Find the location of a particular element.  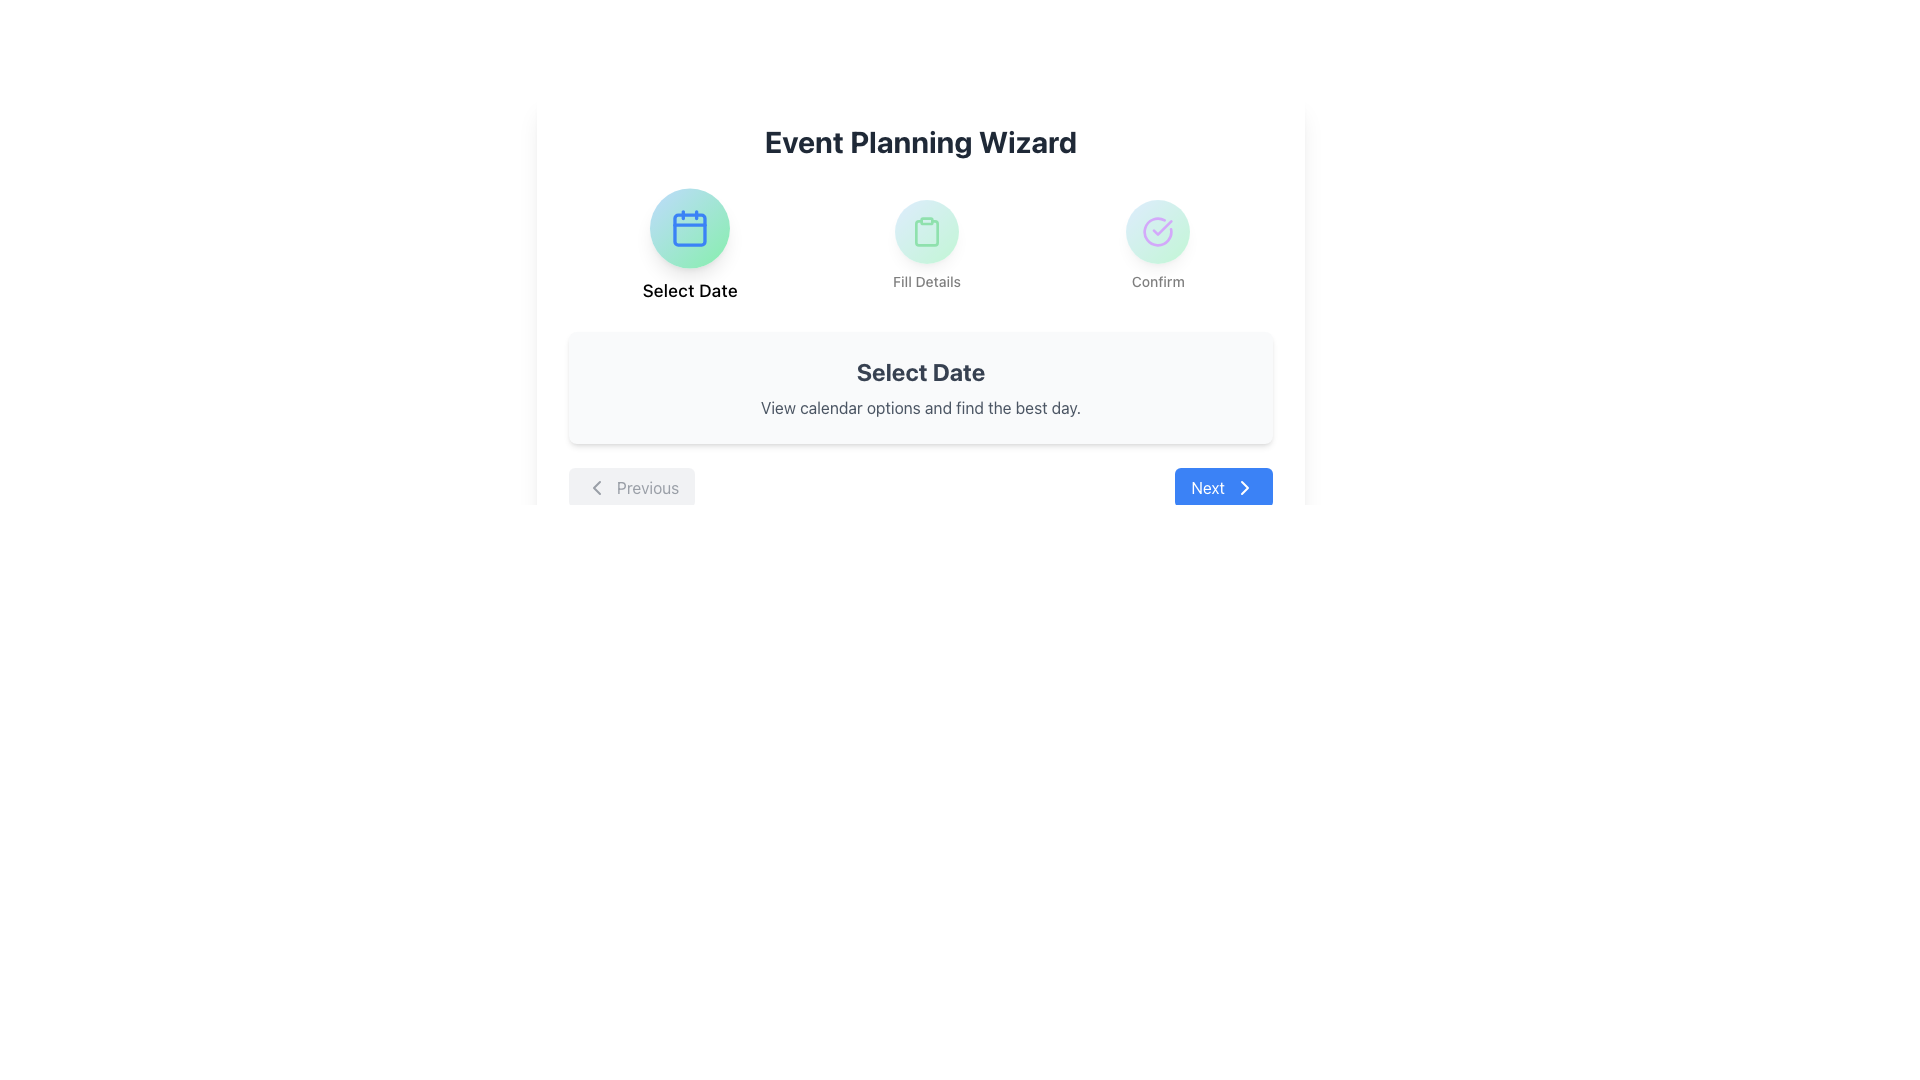

the Text Label that indicates the functionality of the button located near the bottom-right corner of the interface, to the left of the chevron icon is located at coordinates (1207, 488).